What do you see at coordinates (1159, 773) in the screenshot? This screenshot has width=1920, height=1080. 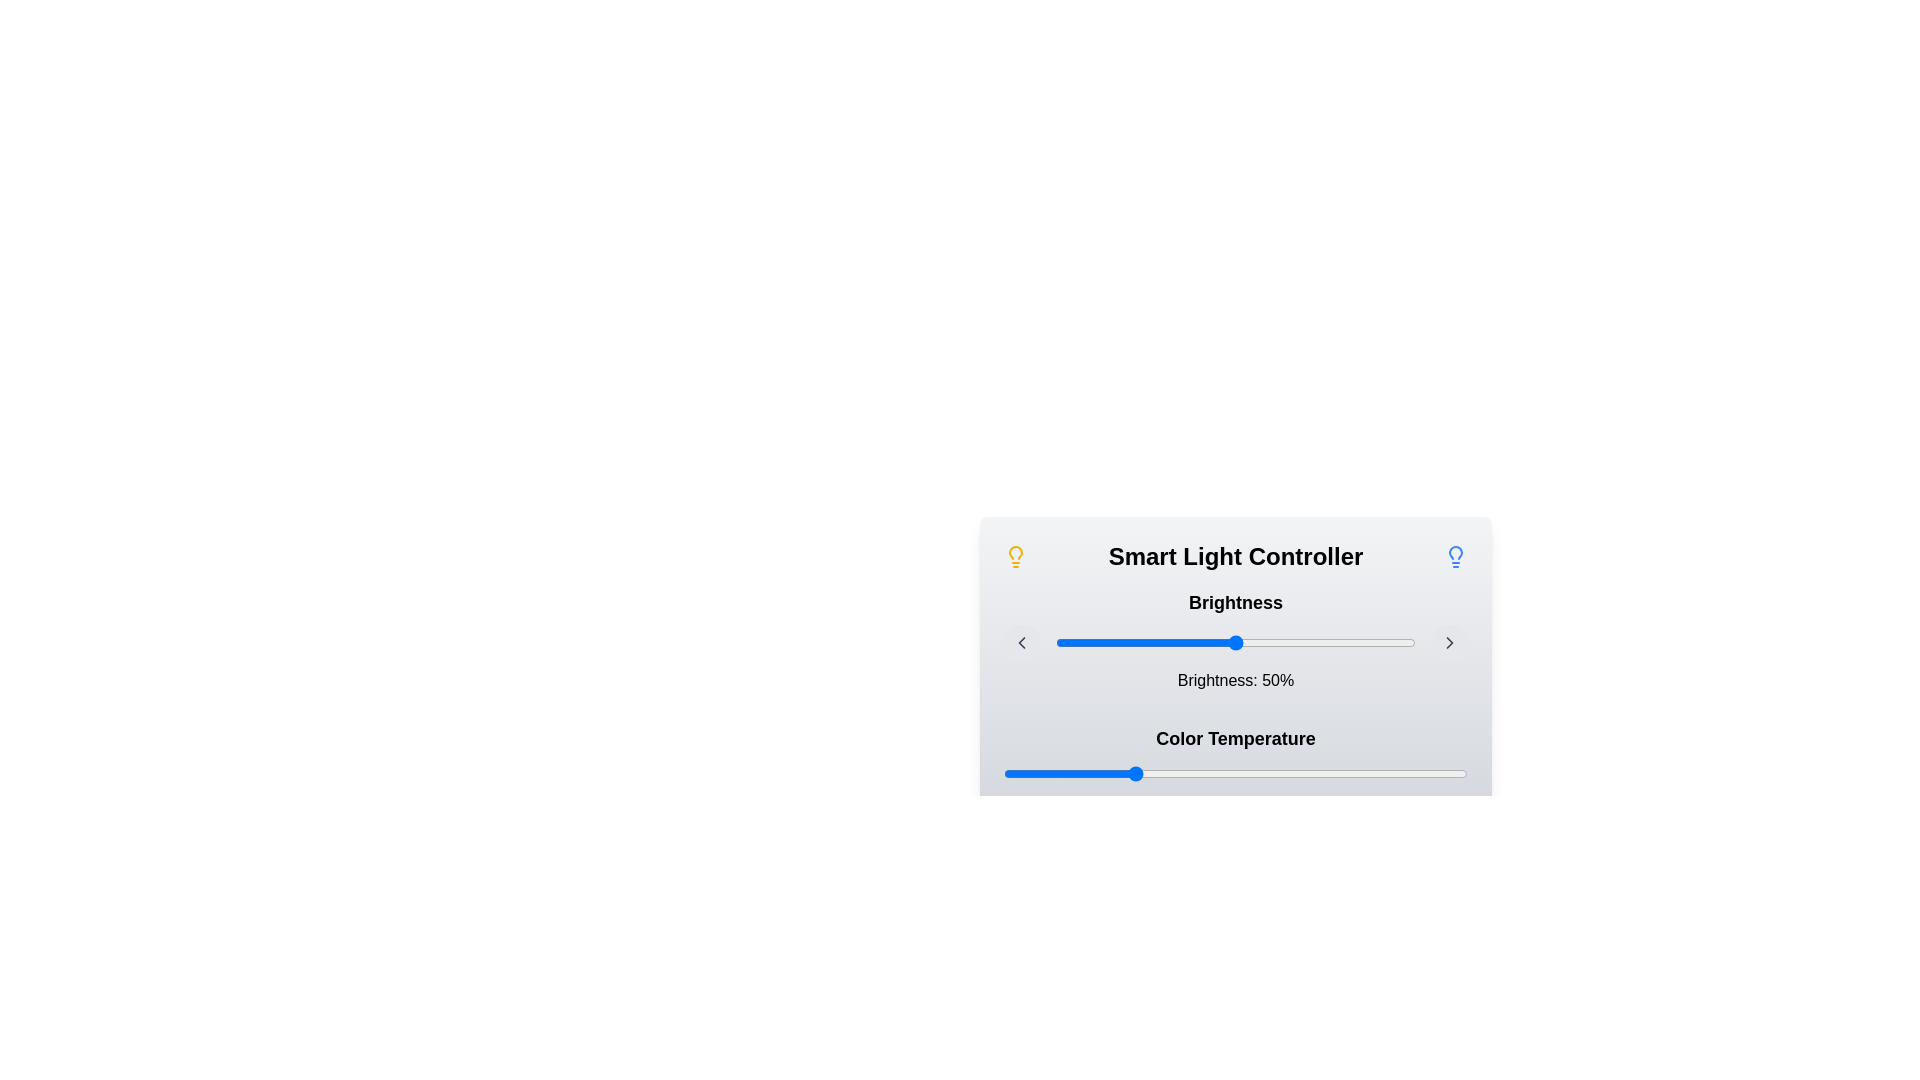 I see `the color temperature` at bounding box center [1159, 773].